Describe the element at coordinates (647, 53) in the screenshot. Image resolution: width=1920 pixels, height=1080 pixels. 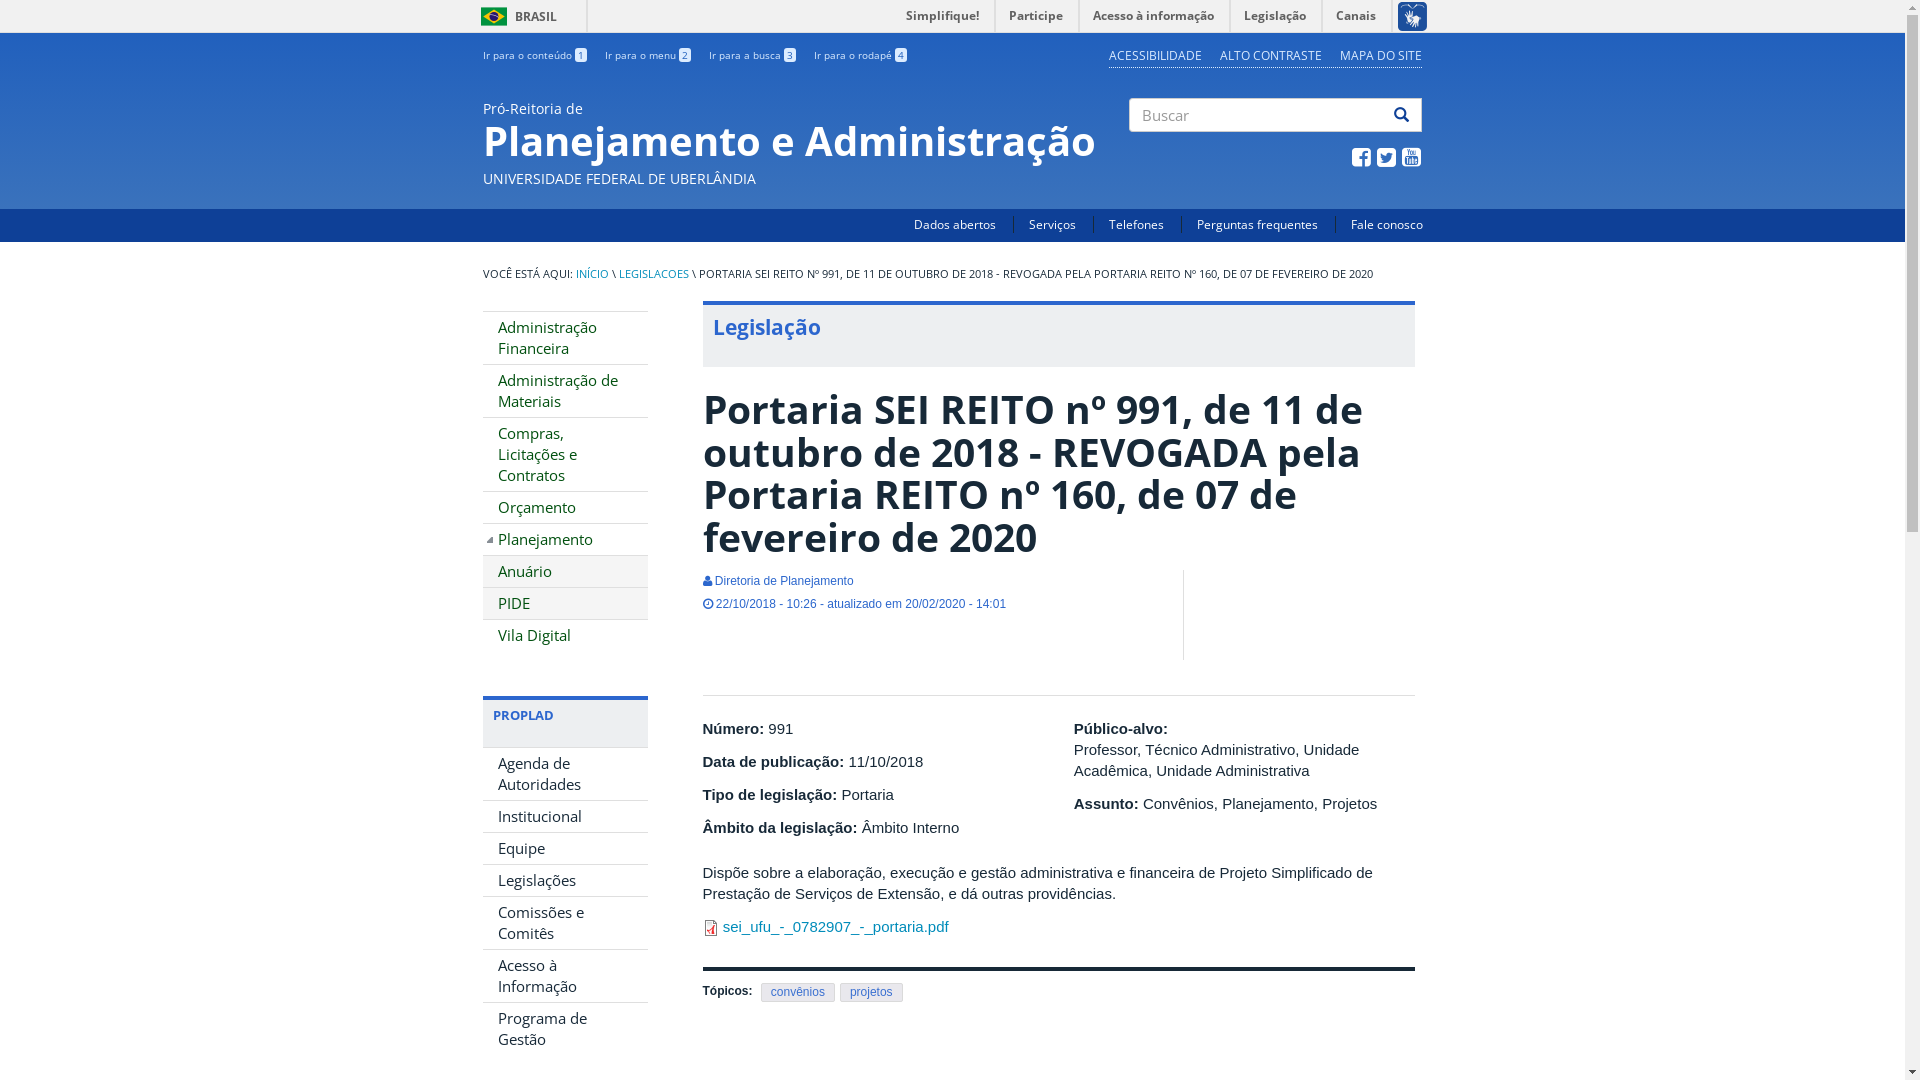
I see `'Ir para o menu 2'` at that location.